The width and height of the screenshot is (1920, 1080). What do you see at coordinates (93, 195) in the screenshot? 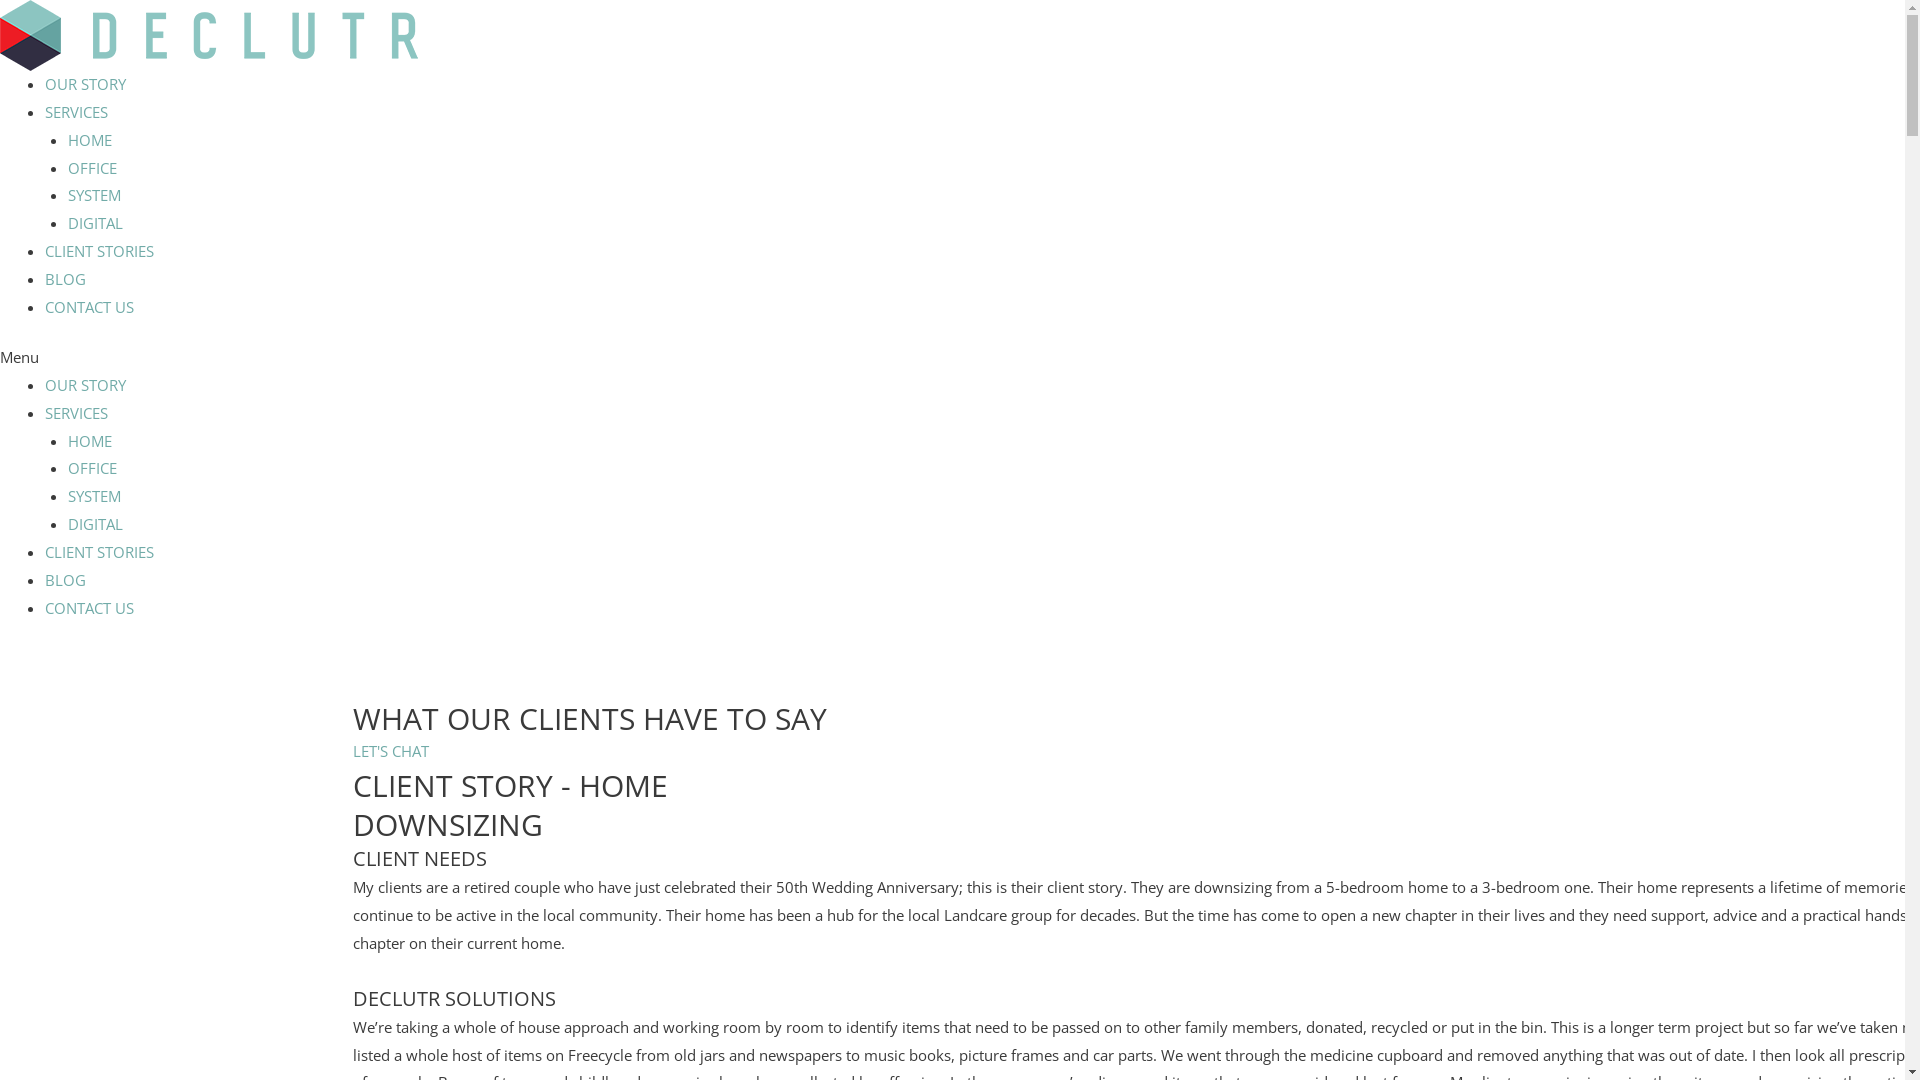
I see `'SYSTEM'` at bounding box center [93, 195].